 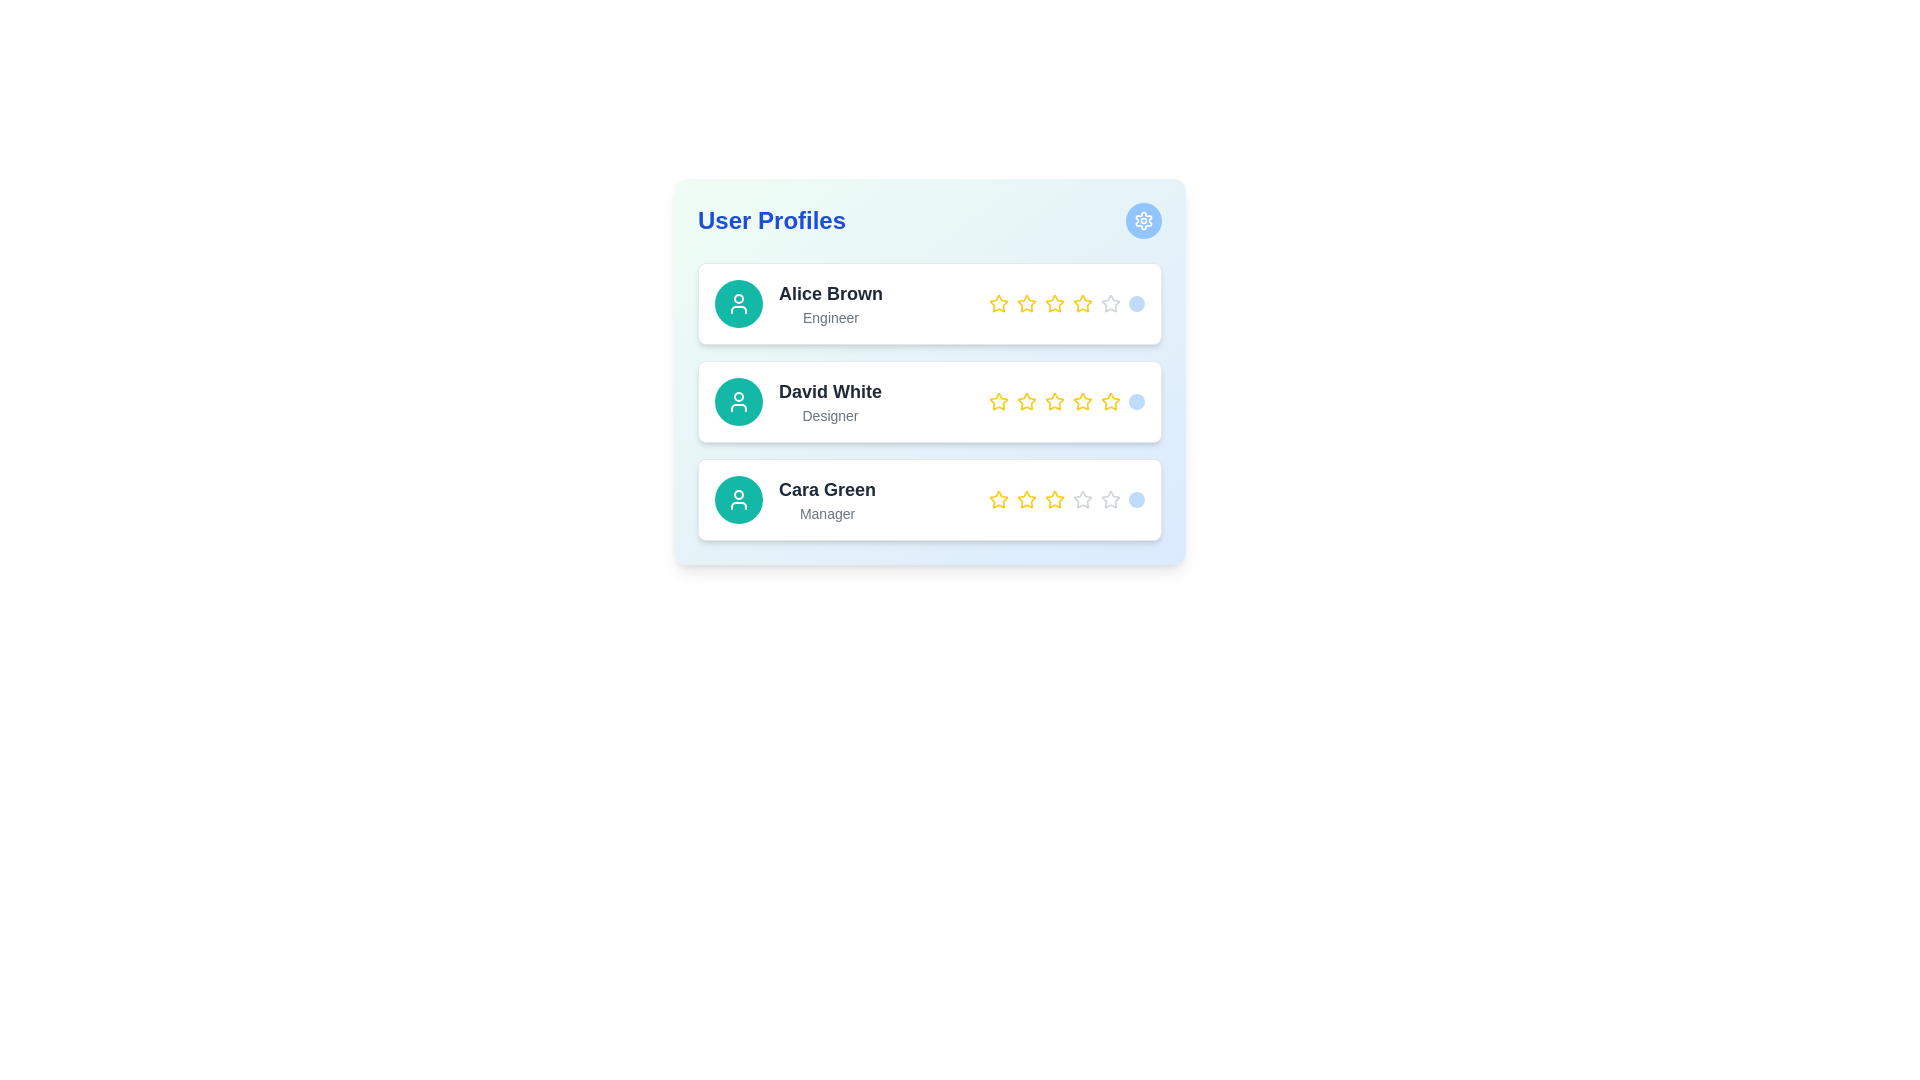 I want to click on the first yellow star icon in the rating system for the user 'Alice Brown', which indicates an active rating item, so click(x=998, y=304).